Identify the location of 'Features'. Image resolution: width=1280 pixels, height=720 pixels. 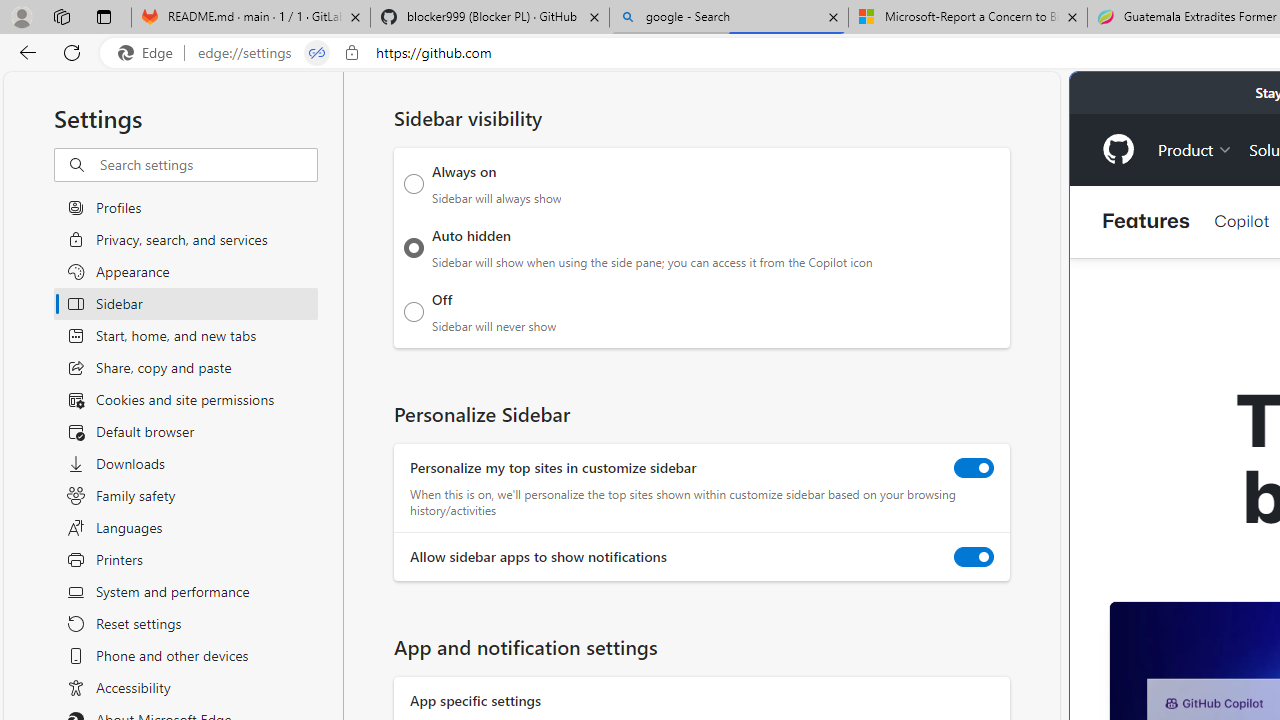
(1146, 221).